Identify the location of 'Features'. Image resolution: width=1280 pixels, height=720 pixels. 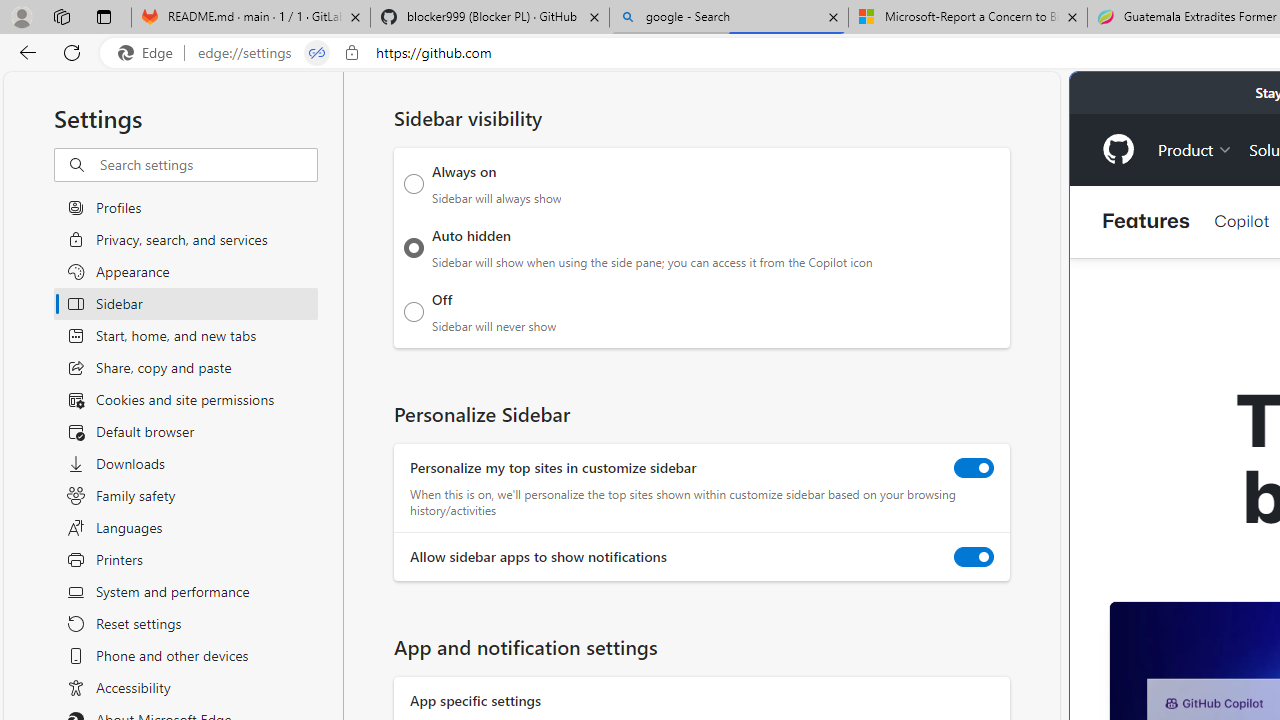
(1146, 221).